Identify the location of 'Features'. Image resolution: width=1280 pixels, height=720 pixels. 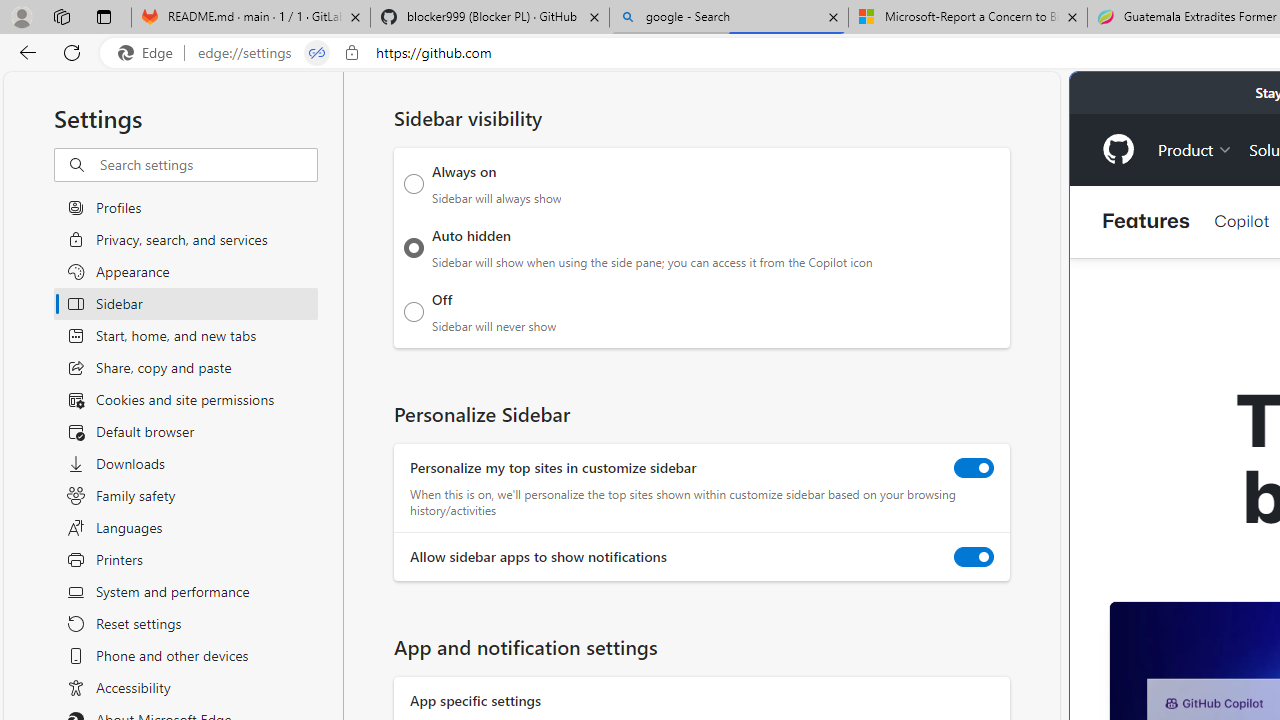
(1146, 221).